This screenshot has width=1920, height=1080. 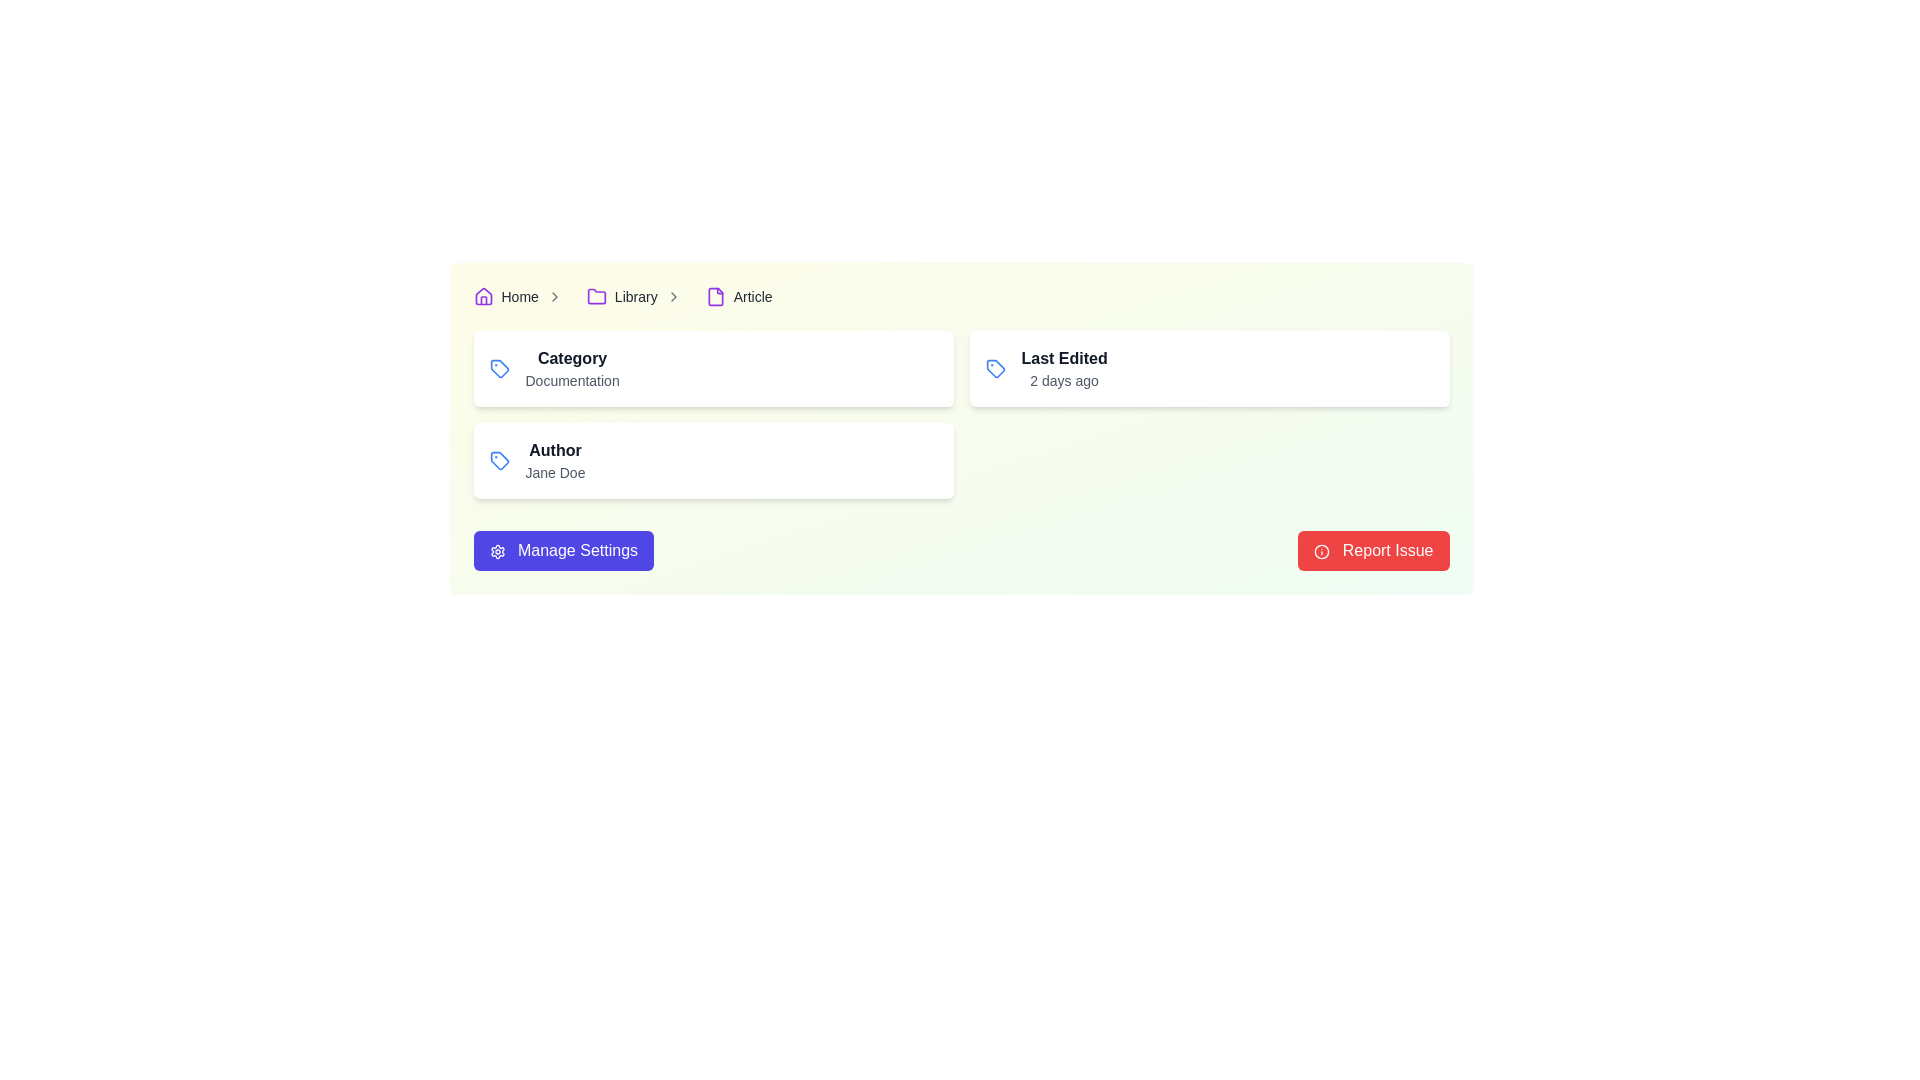 I want to click on the 'Documentation' informational card located in the top-left section of the grid layout, so click(x=713, y=369).